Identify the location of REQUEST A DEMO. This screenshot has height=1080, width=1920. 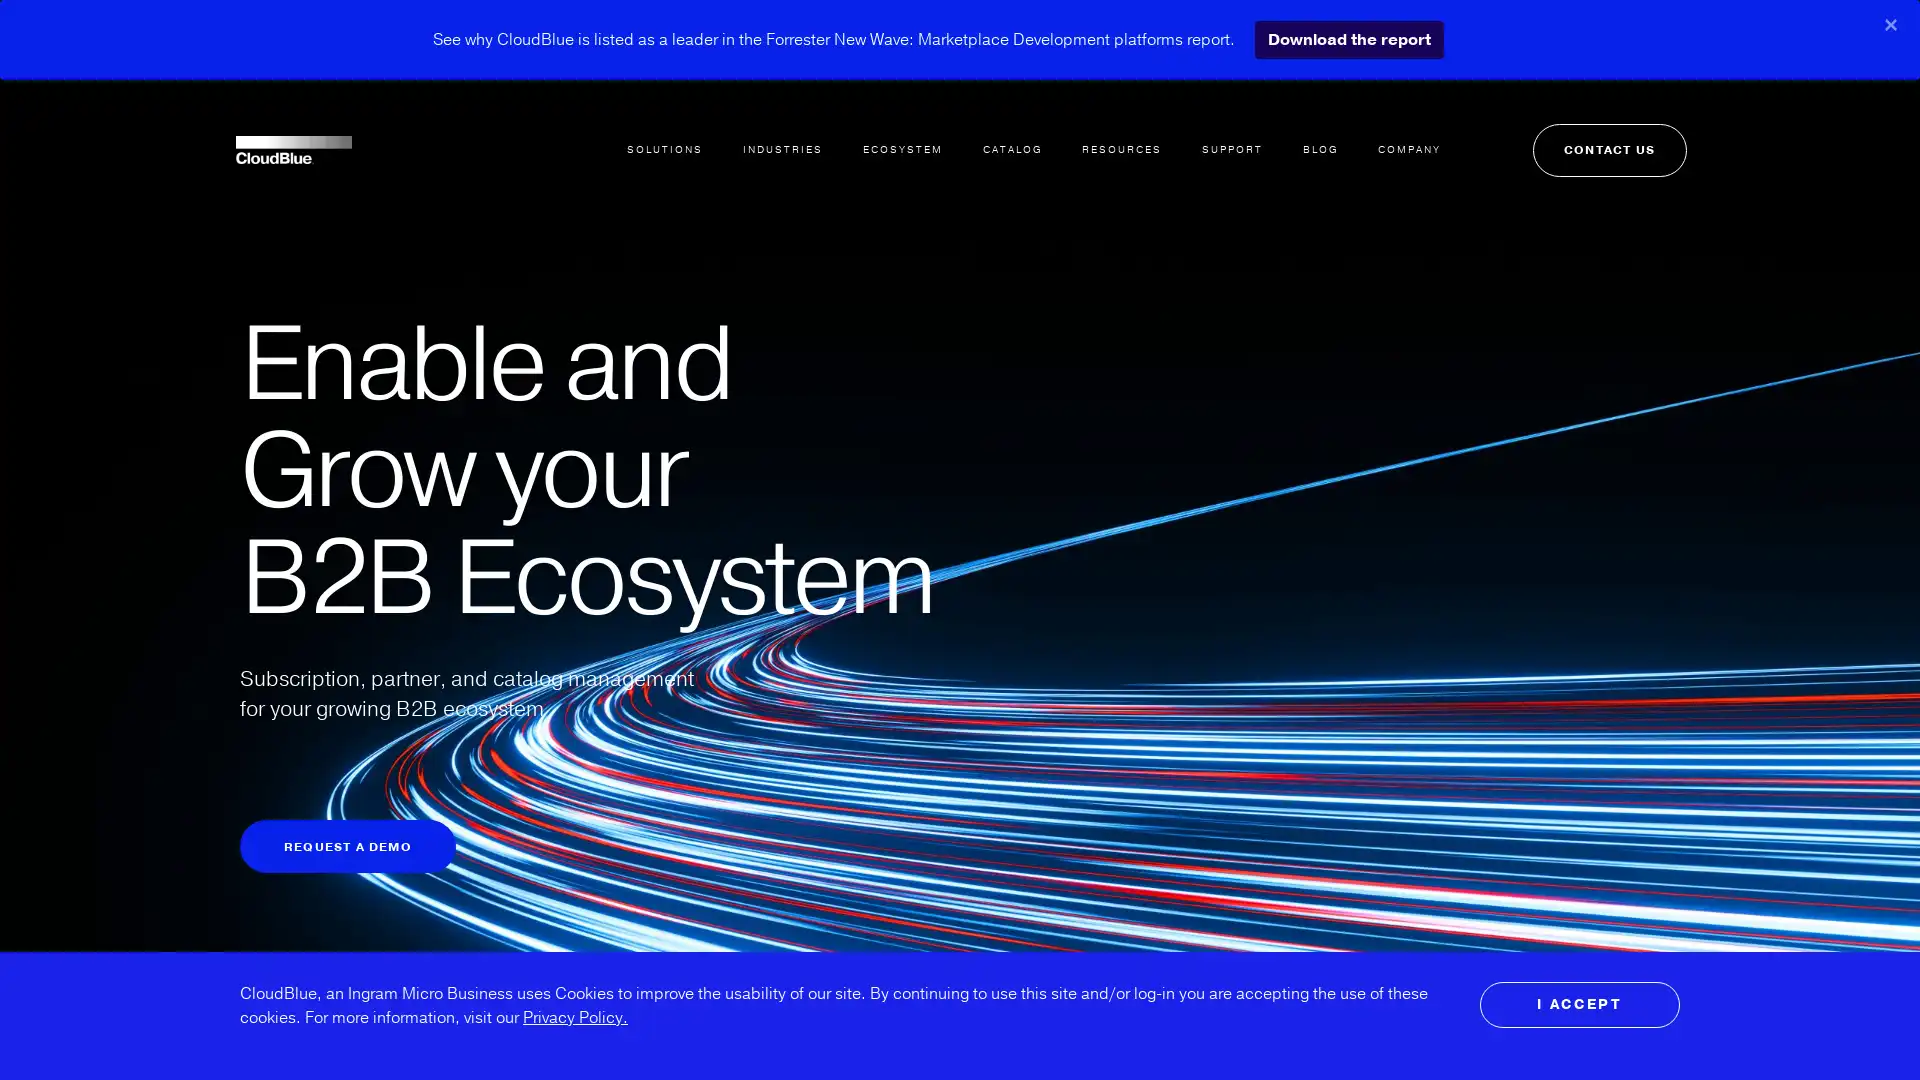
(347, 846).